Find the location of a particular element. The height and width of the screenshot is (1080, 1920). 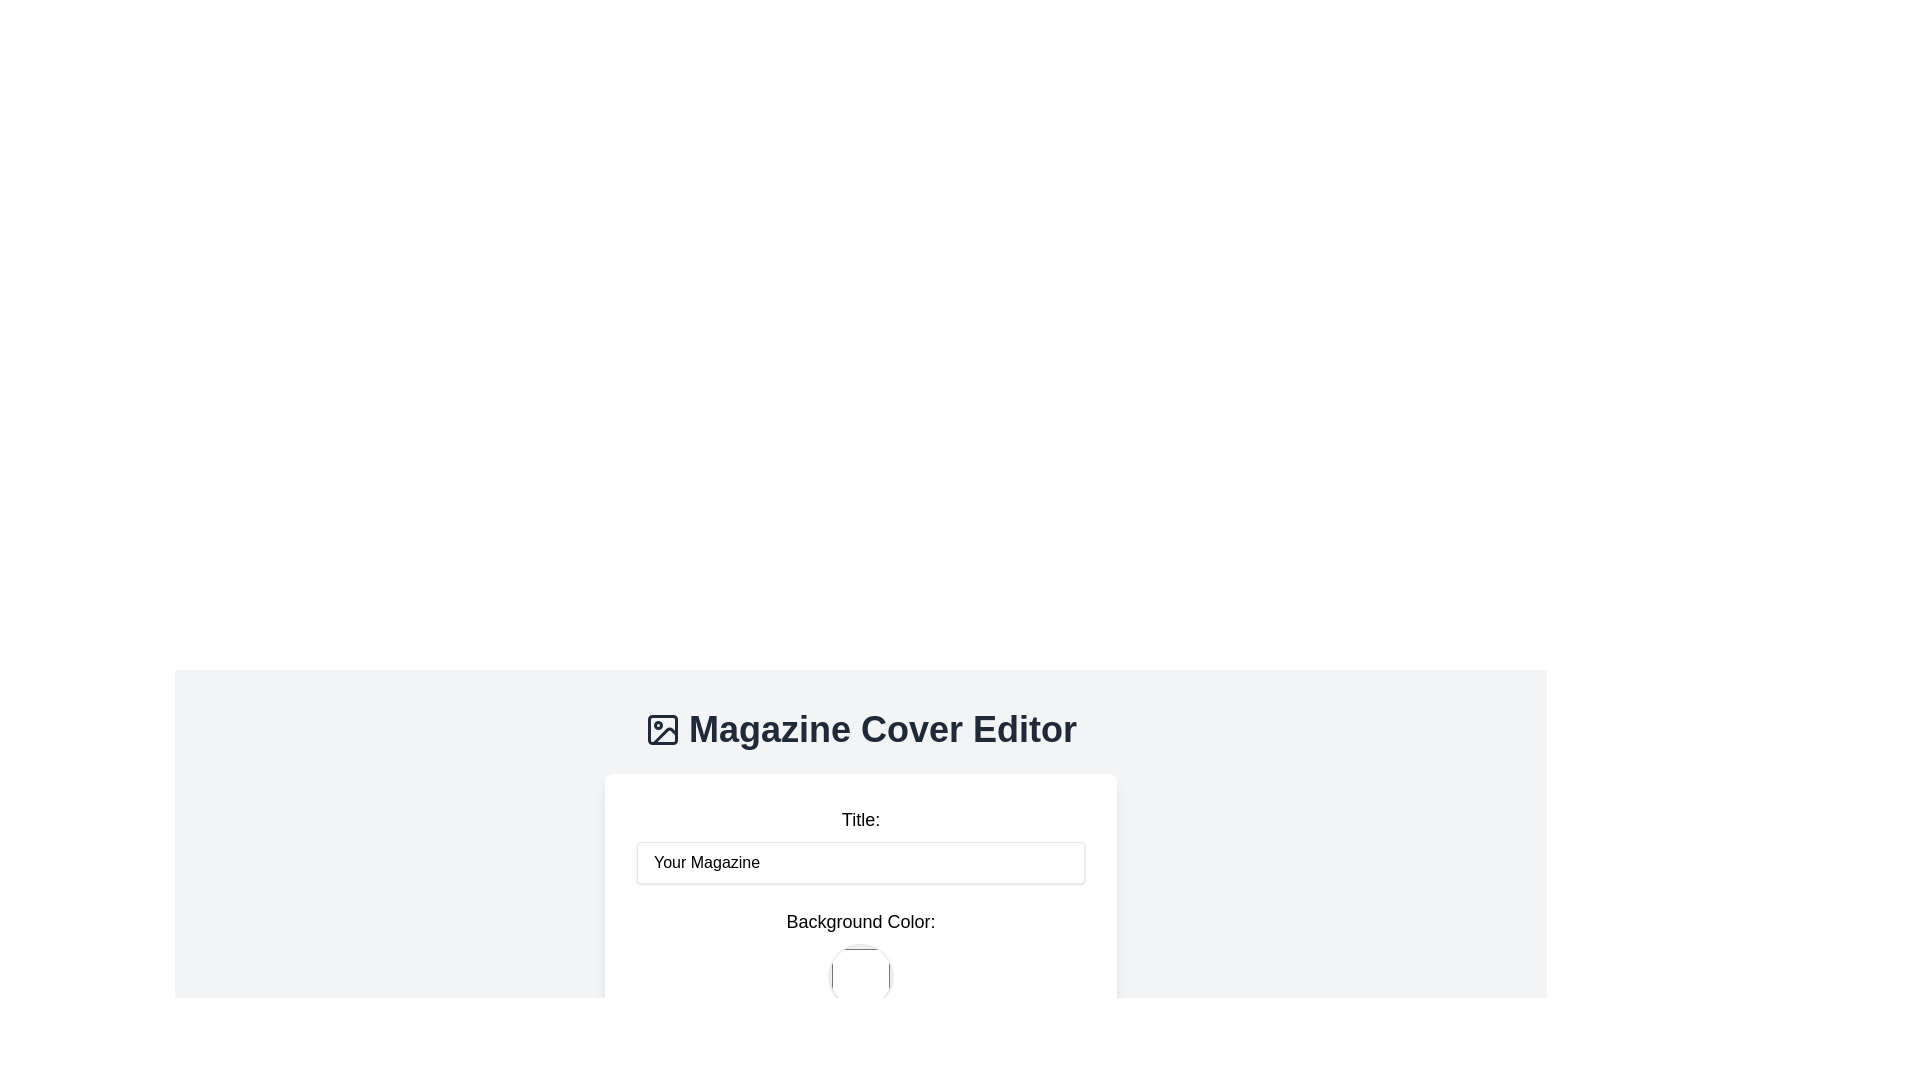

the Color Picker element located below the 'Title' text input in the magazine editor interface is located at coordinates (860, 958).